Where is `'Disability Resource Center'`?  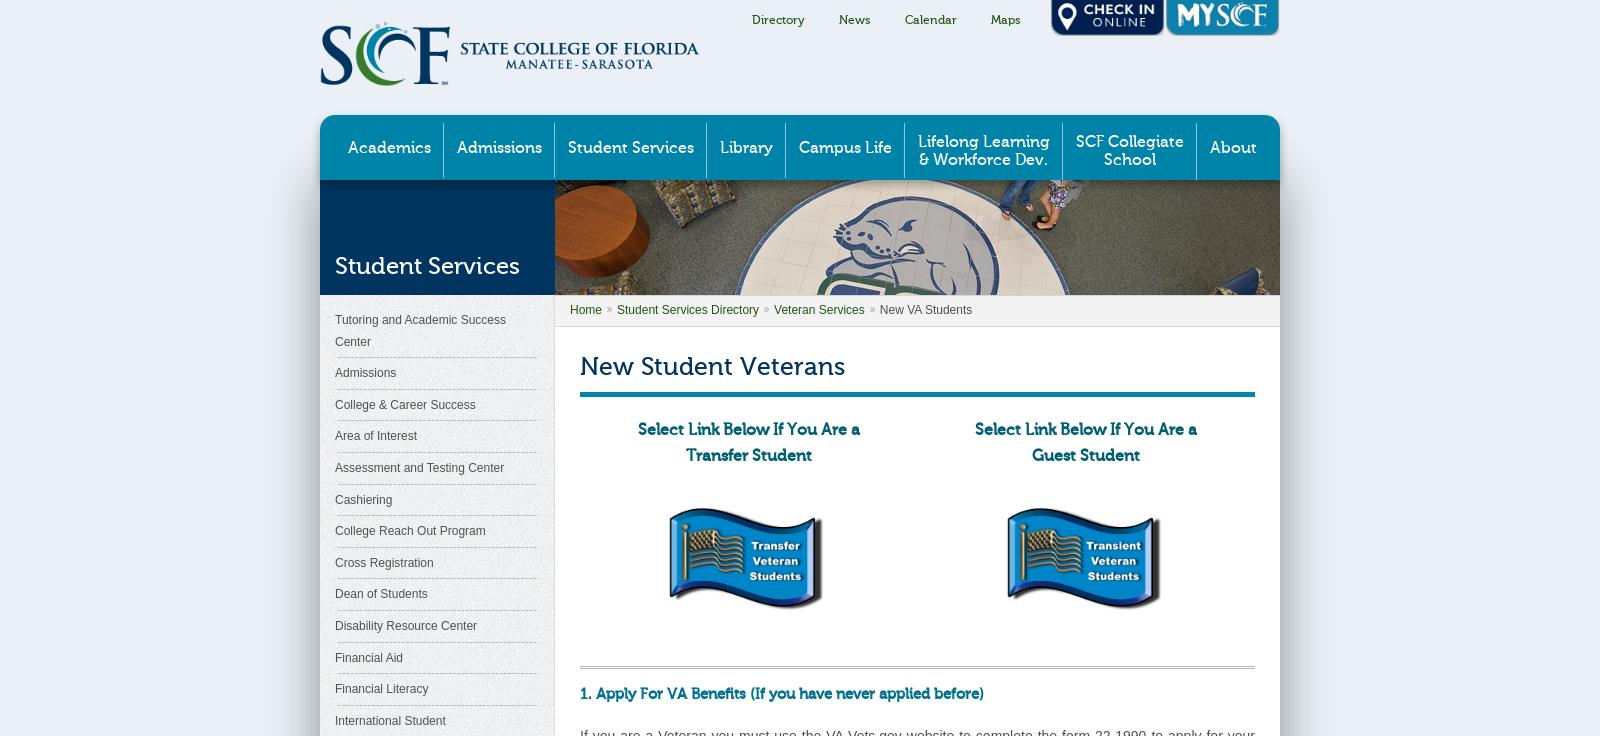
'Disability Resource Center' is located at coordinates (335, 625).